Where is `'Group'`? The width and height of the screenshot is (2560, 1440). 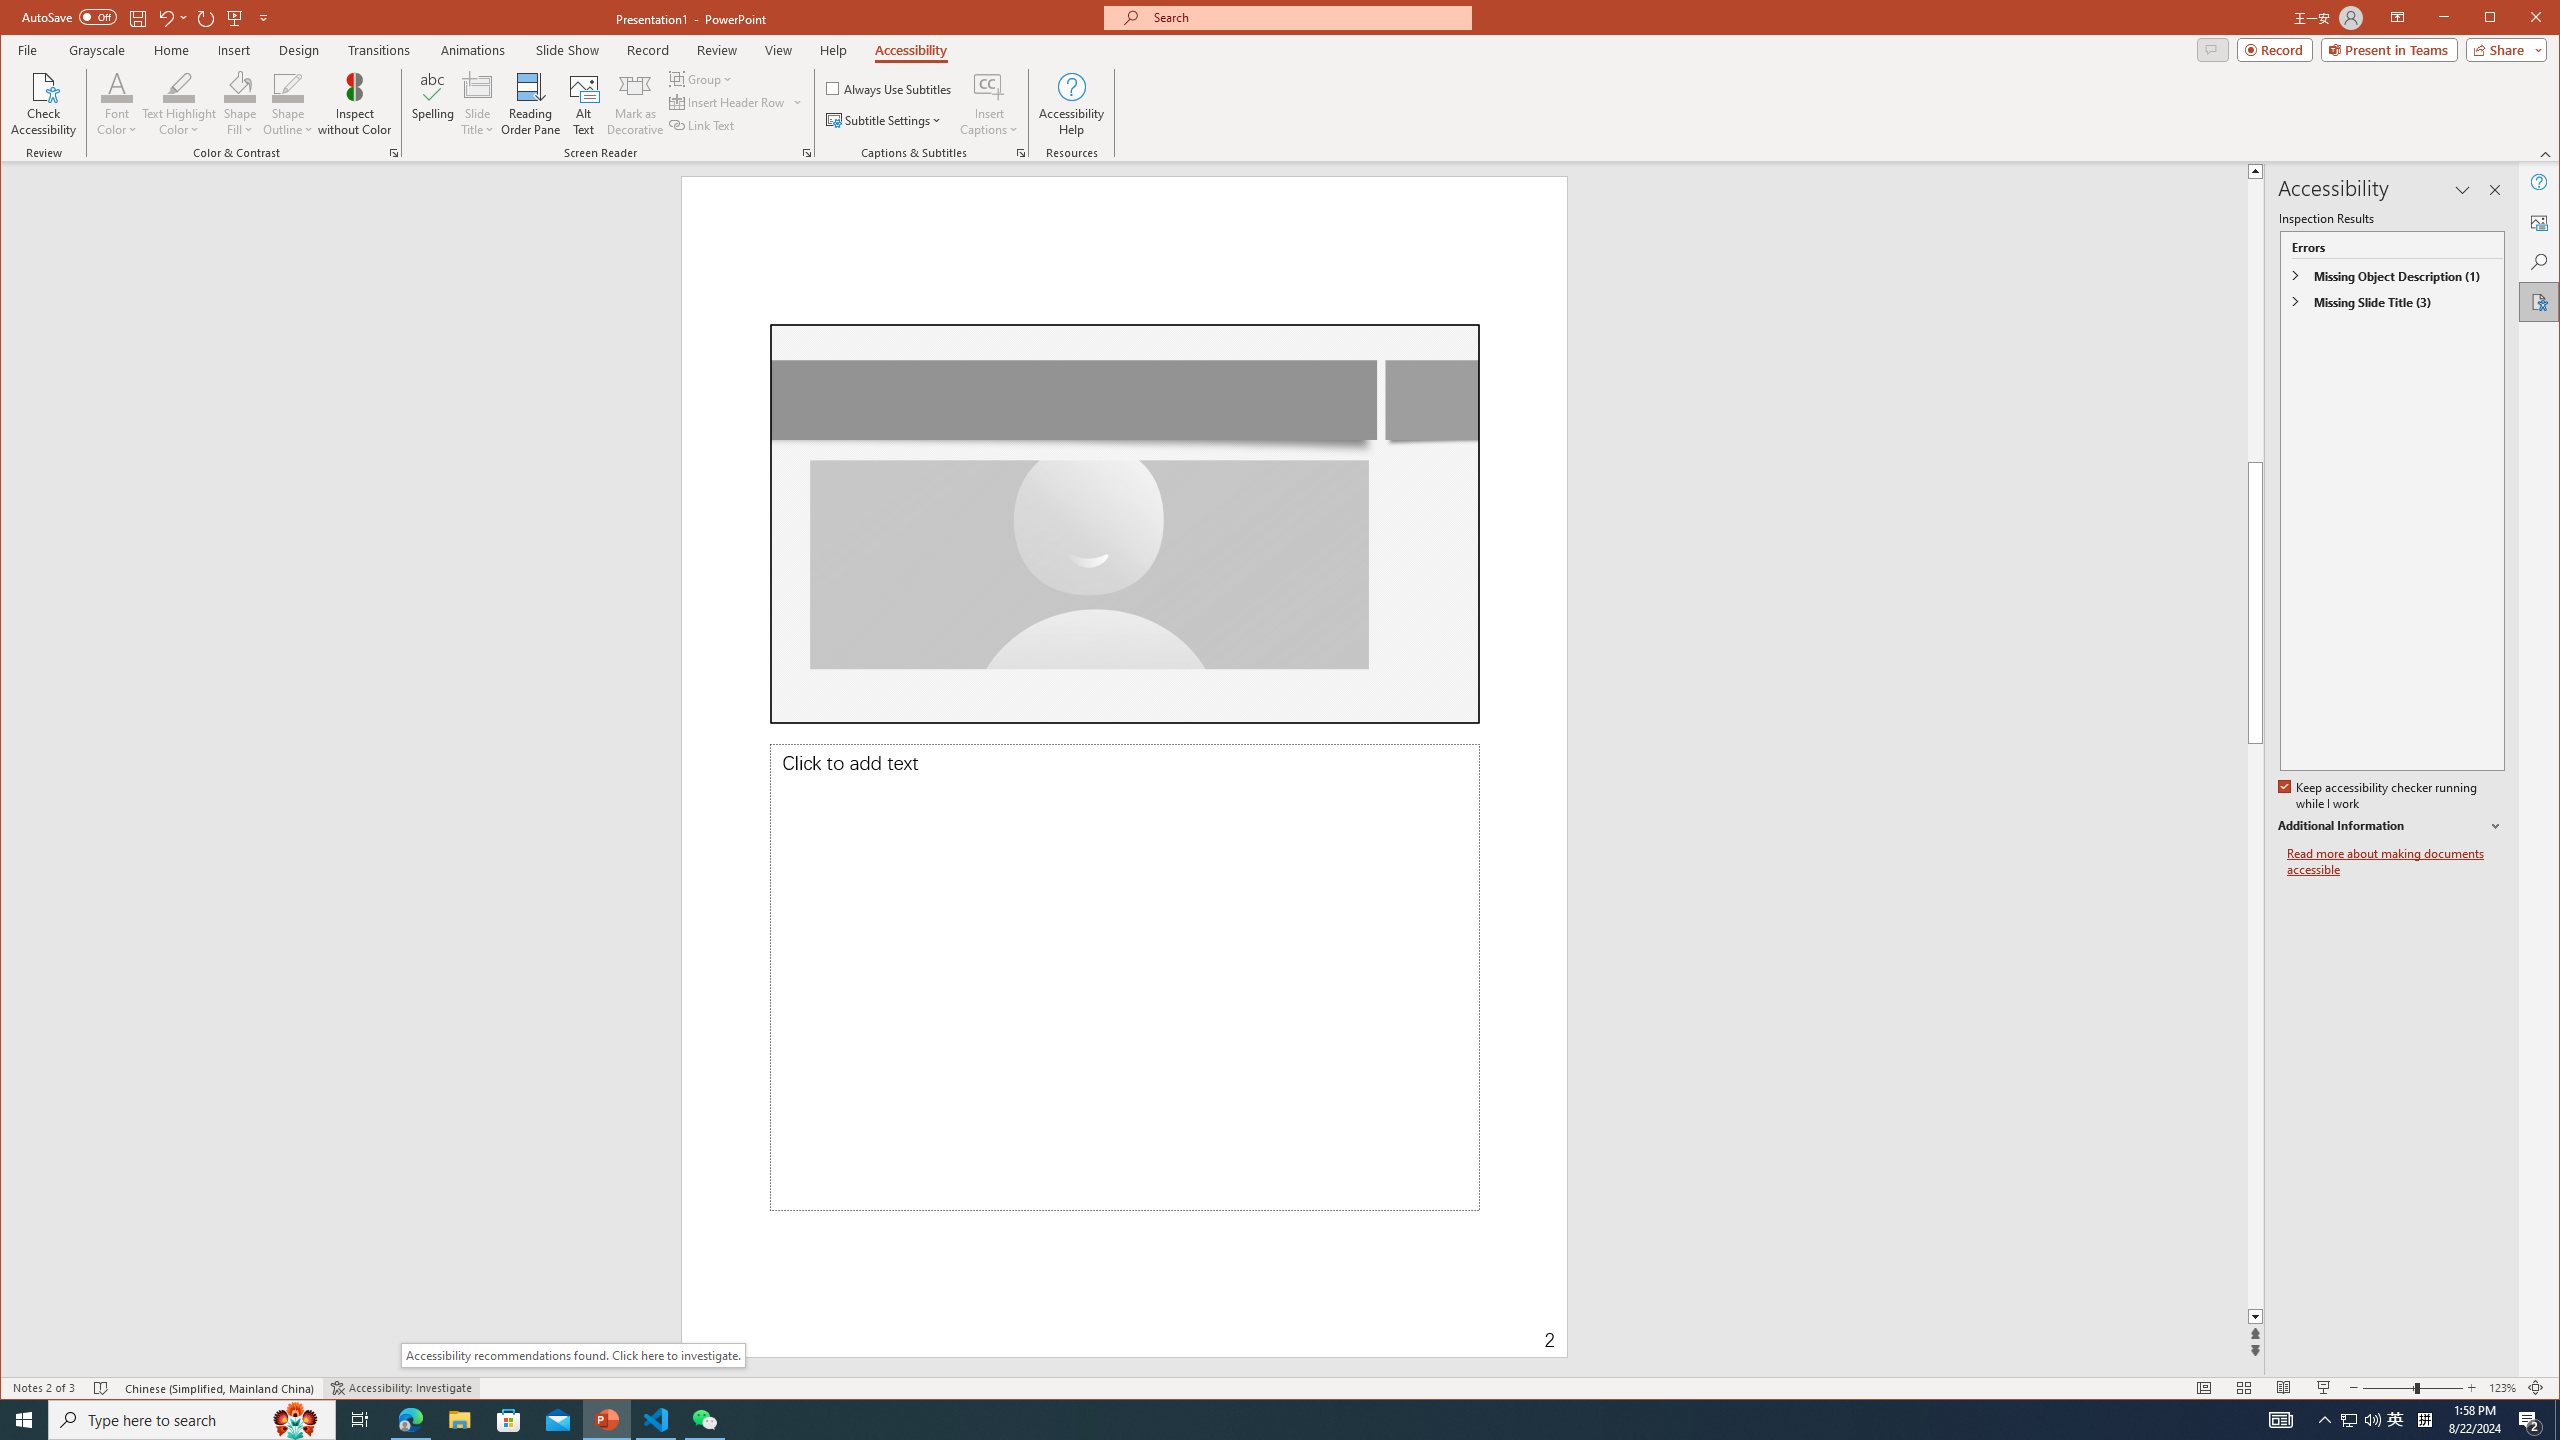
'Group' is located at coordinates (701, 78).